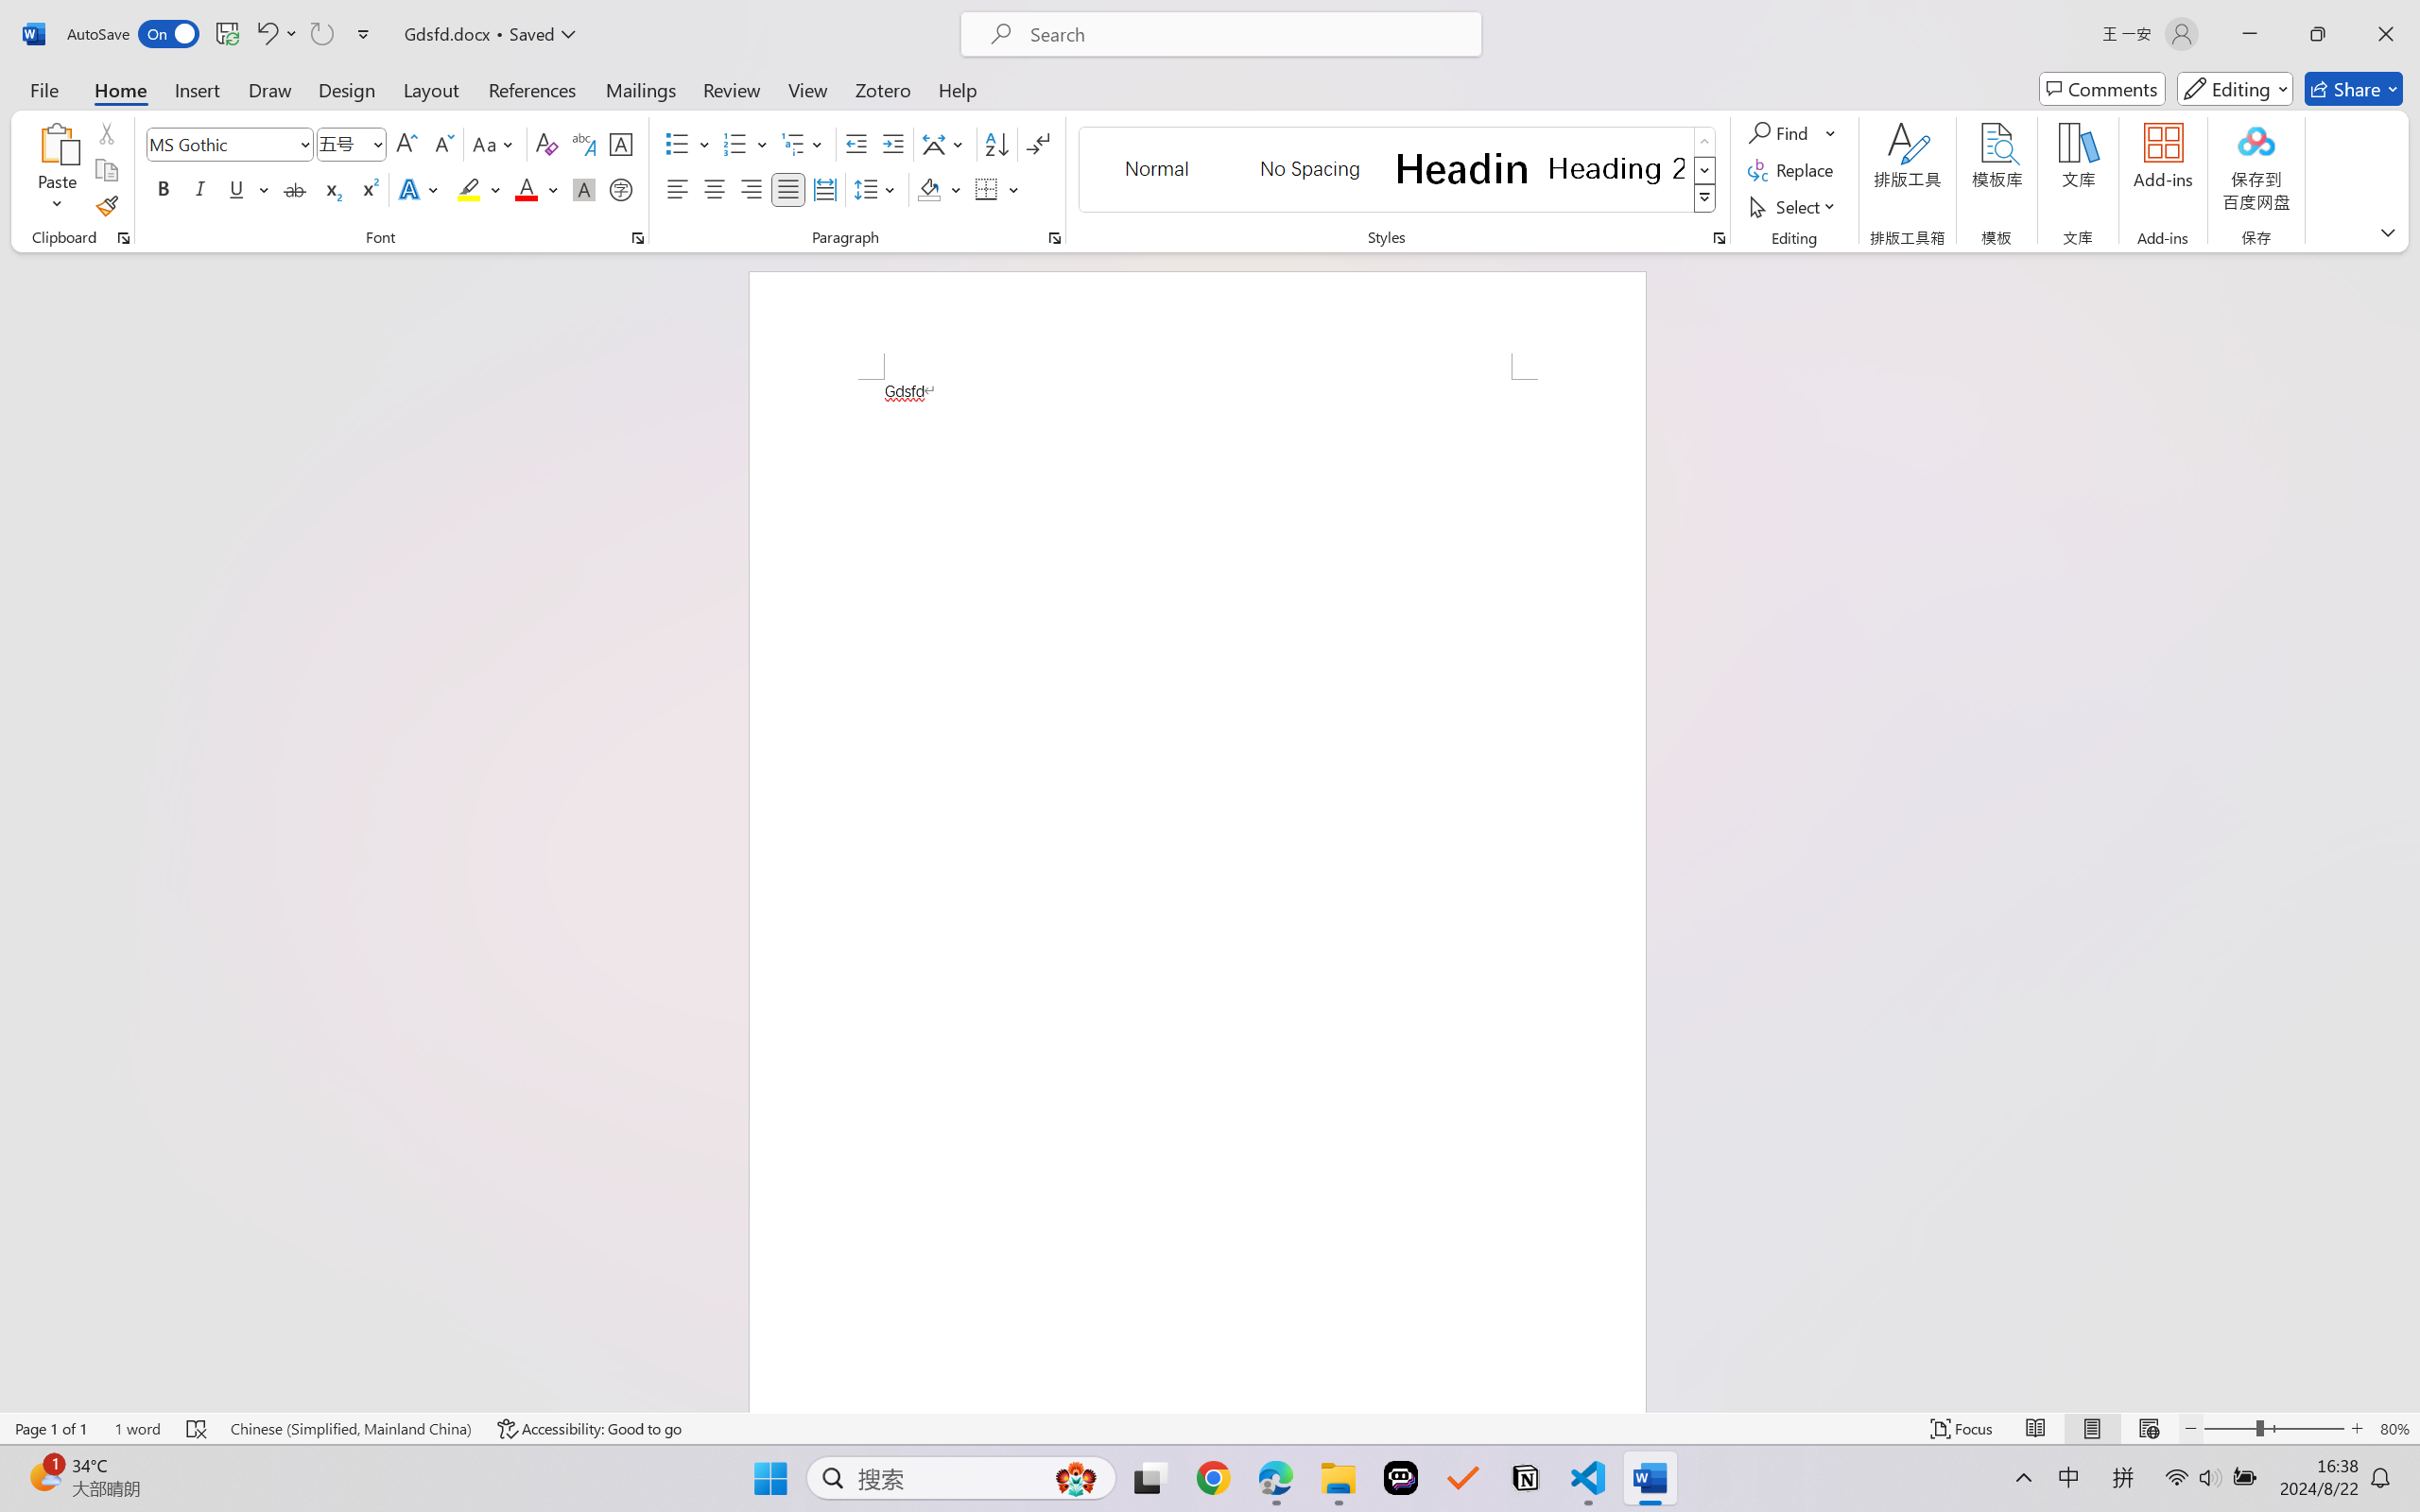 The width and height of the screenshot is (2420, 1512). I want to click on 'Spelling and Grammar Check Errors', so click(197, 1428).